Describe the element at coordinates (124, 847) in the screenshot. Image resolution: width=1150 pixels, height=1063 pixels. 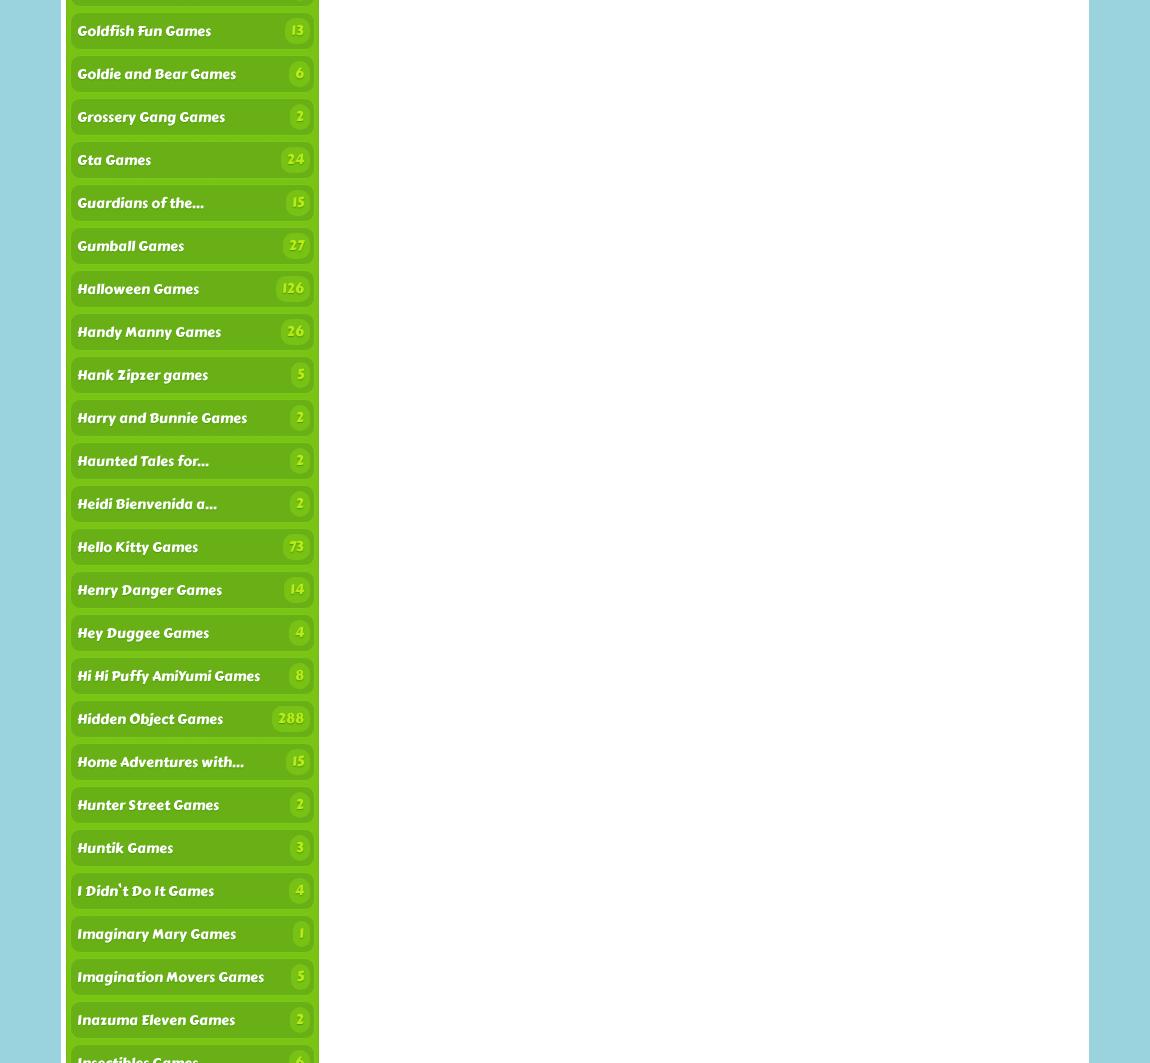
I see `'Huntik Games'` at that location.